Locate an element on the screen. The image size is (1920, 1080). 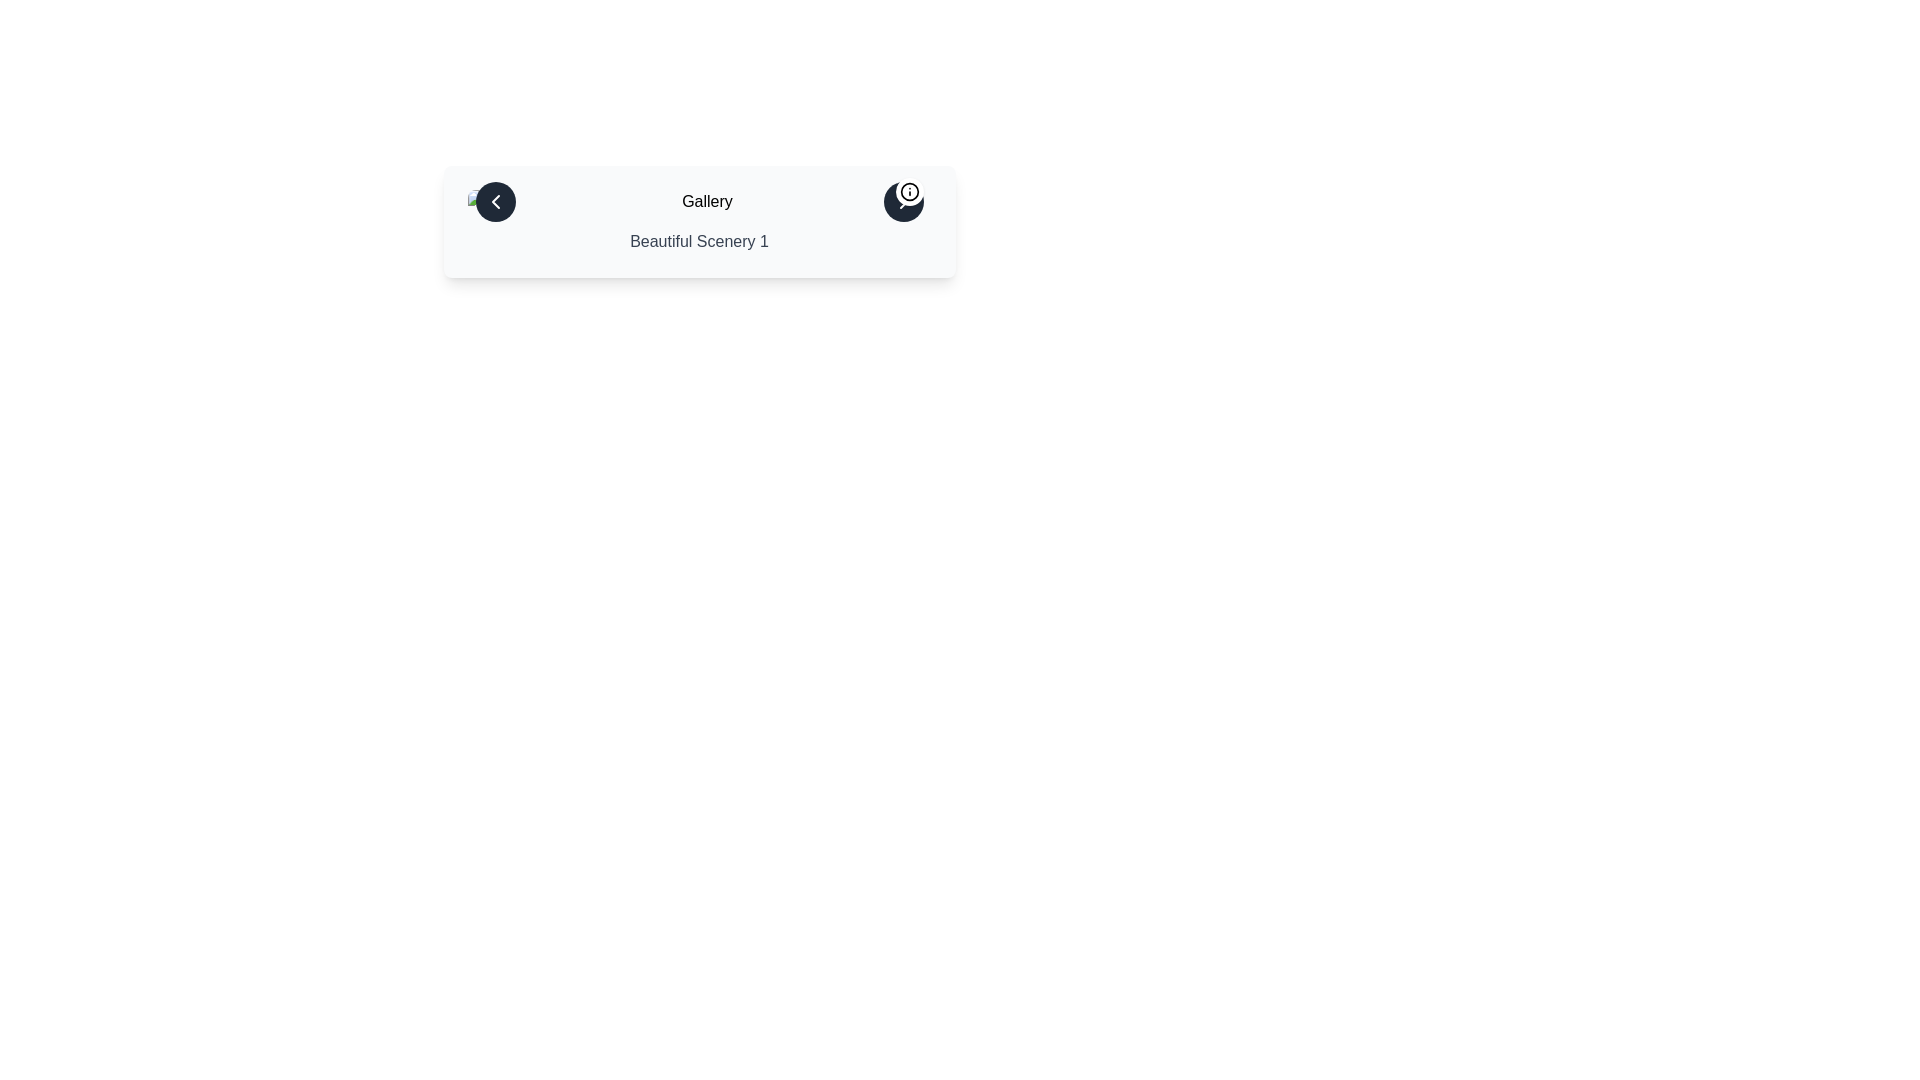
the left-pointing chevron button located within a circular dark background is located at coordinates (495, 201).